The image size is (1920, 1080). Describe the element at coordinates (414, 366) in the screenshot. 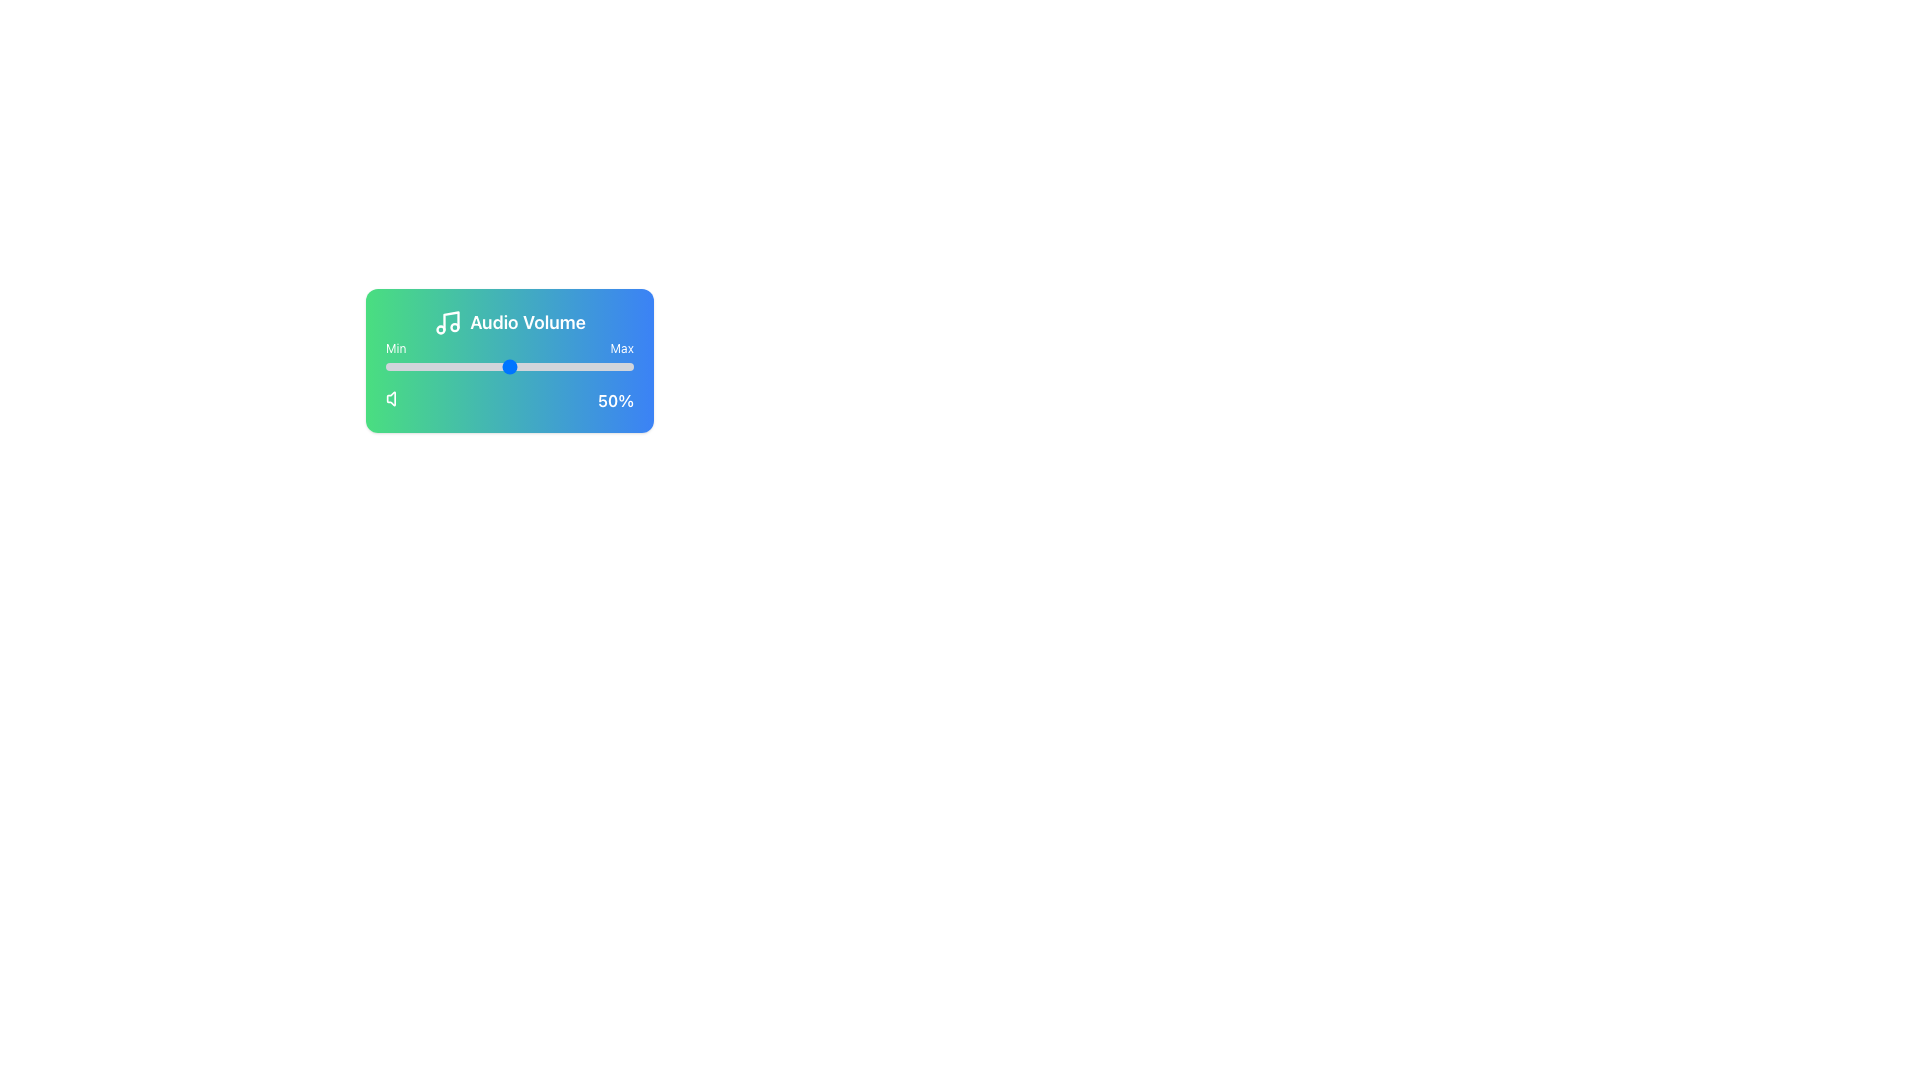

I see `the slider` at that location.